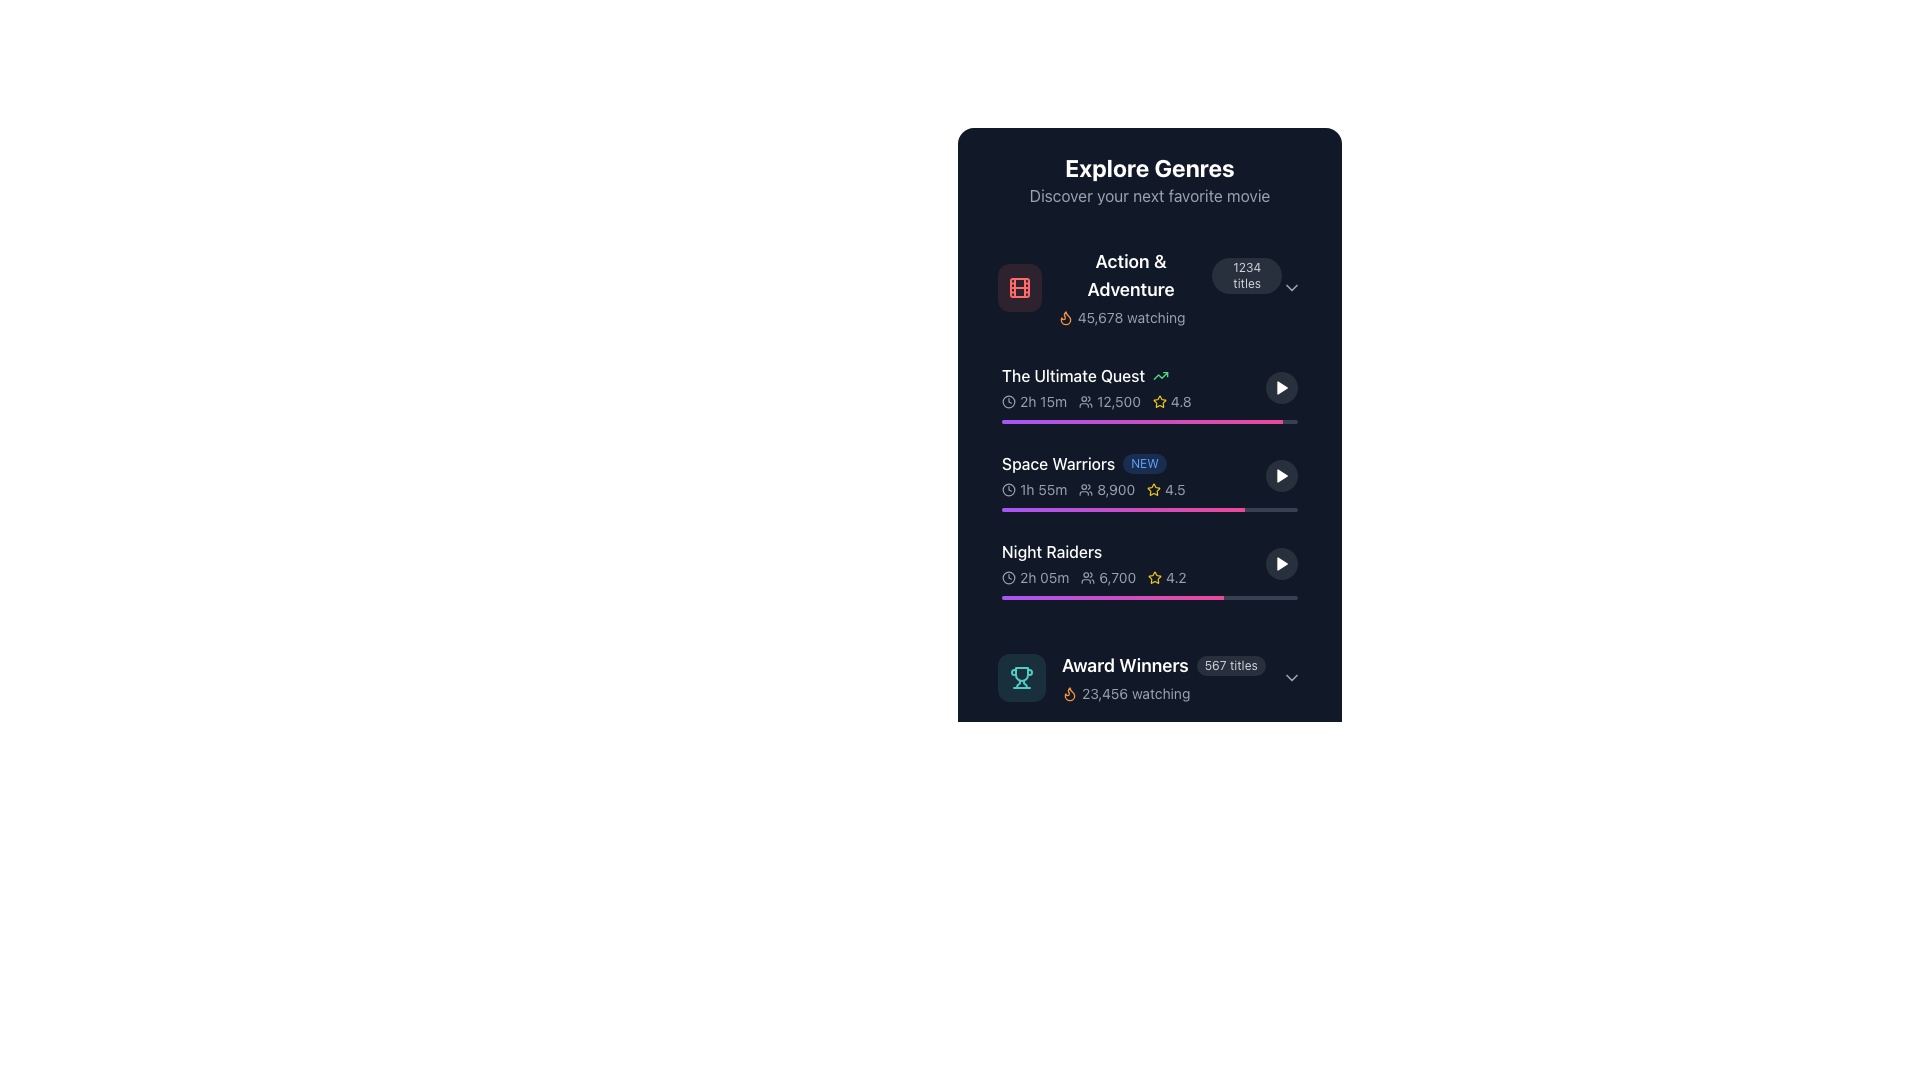 The height and width of the screenshot is (1080, 1920). Describe the element at coordinates (1133, 563) in the screenshot. I see `the List Item displaying details about the movie 'Night Raiders', which includes its title, duration, audience count, and rating, positioned between 'Space Warriors' and 'Award Winners'` at that location.